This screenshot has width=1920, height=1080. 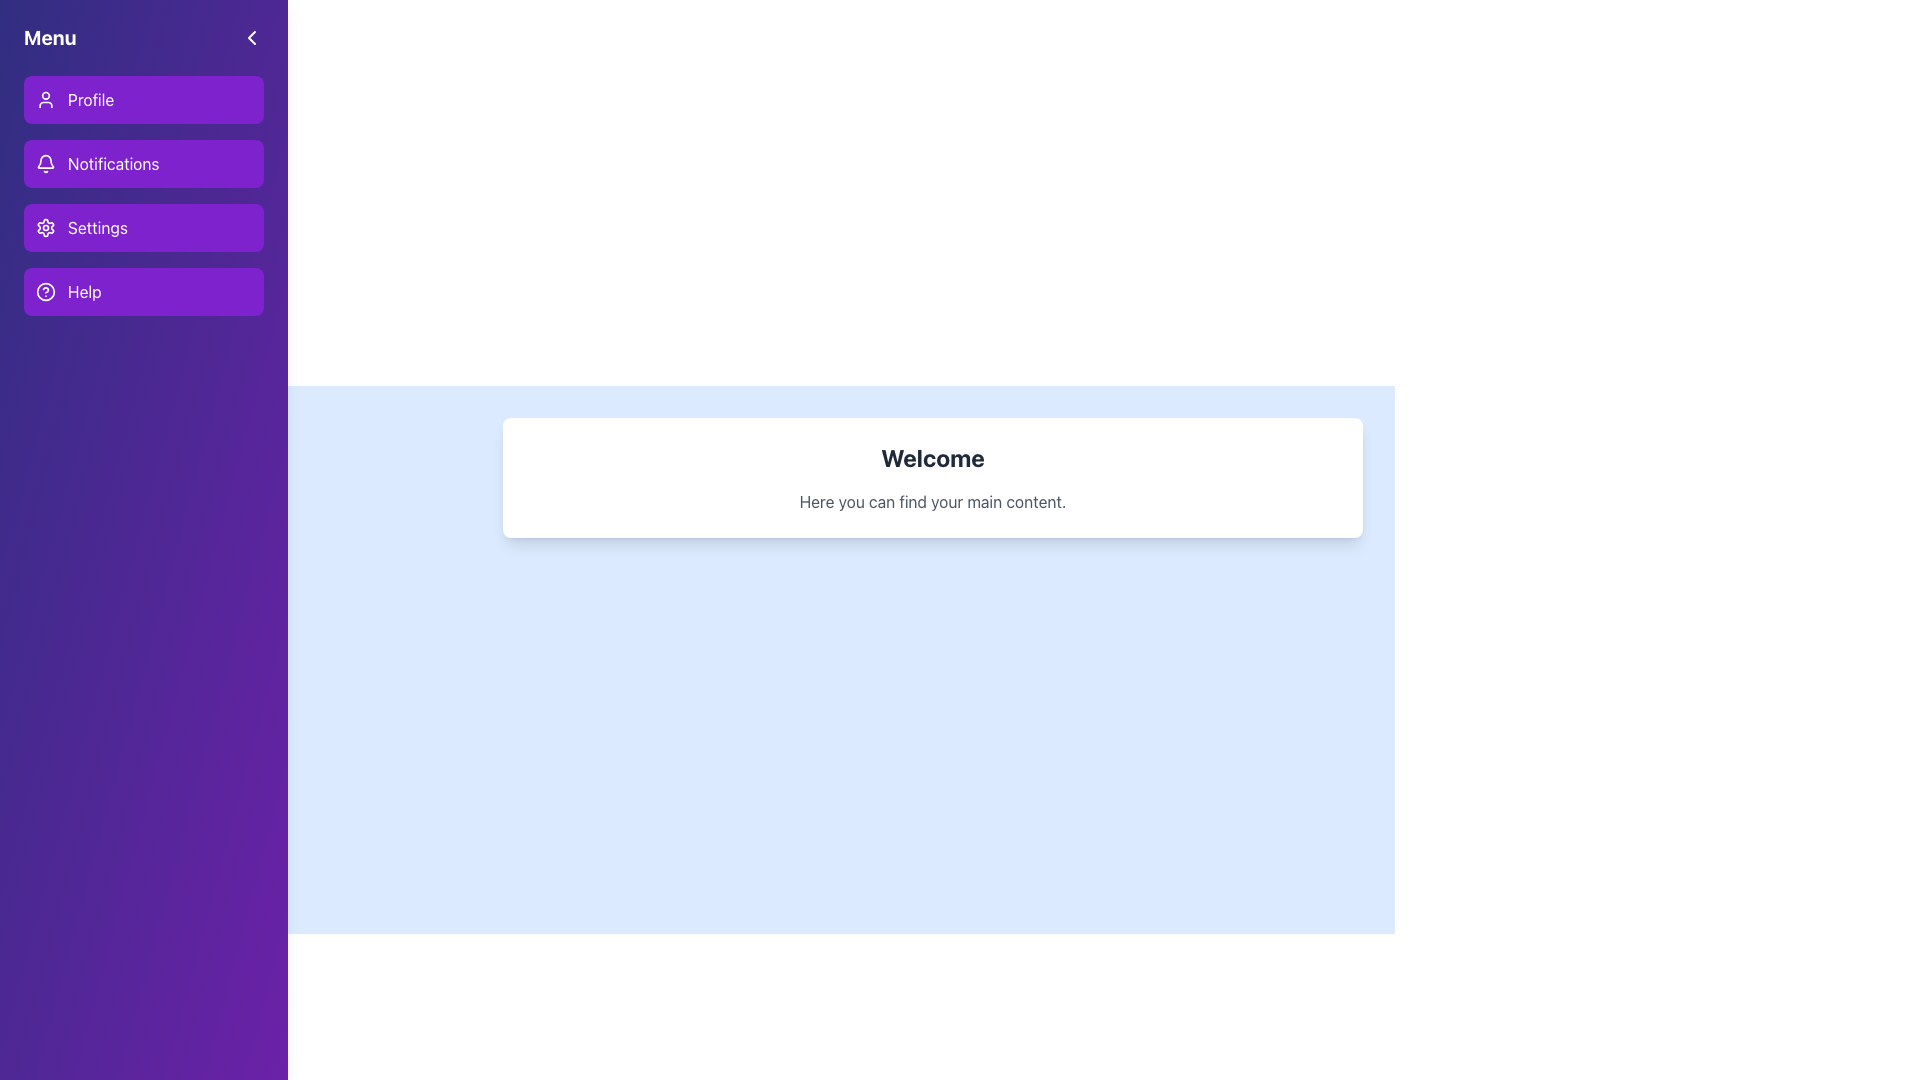 What do you see at coordinates (46, 100) in the screenshot?
I see `the user icon, which is a minimalist line-art illustration styled in white, located within the 'Profile' button on the left-hand side of the interface` at bounding box center [46, 100].